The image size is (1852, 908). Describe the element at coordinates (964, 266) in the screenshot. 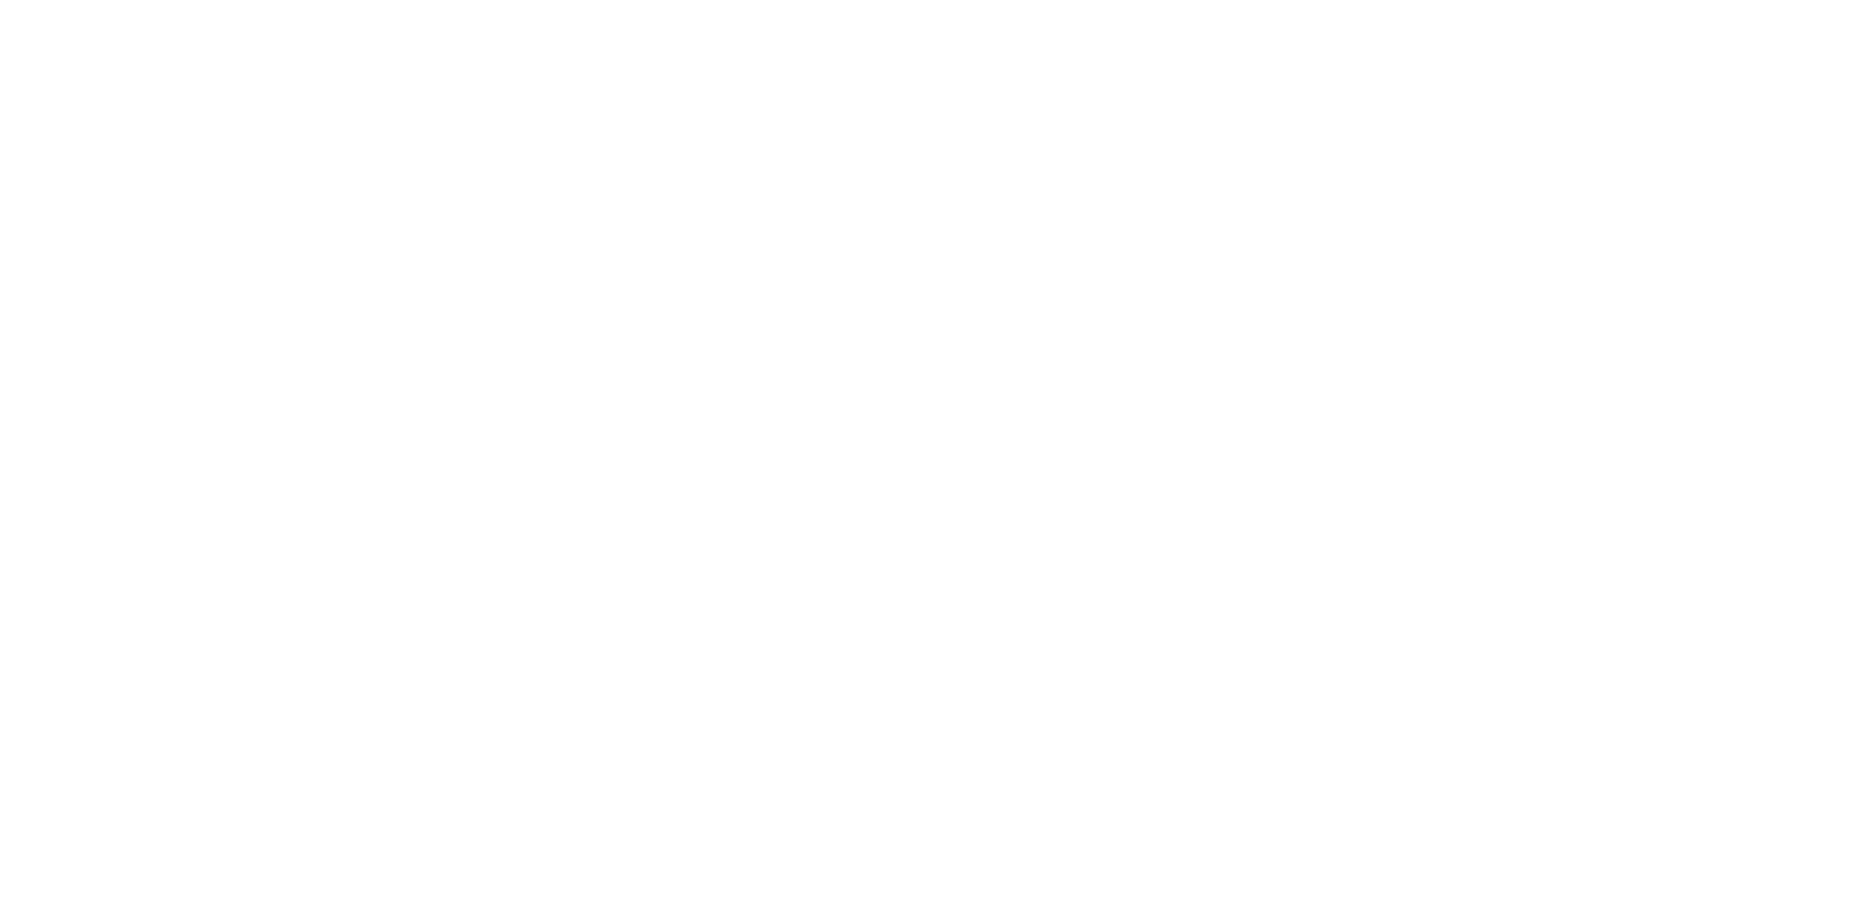

I see `'Genelec Aural ID Plug-In for Headphone Monitoring Debuts'` at that location.